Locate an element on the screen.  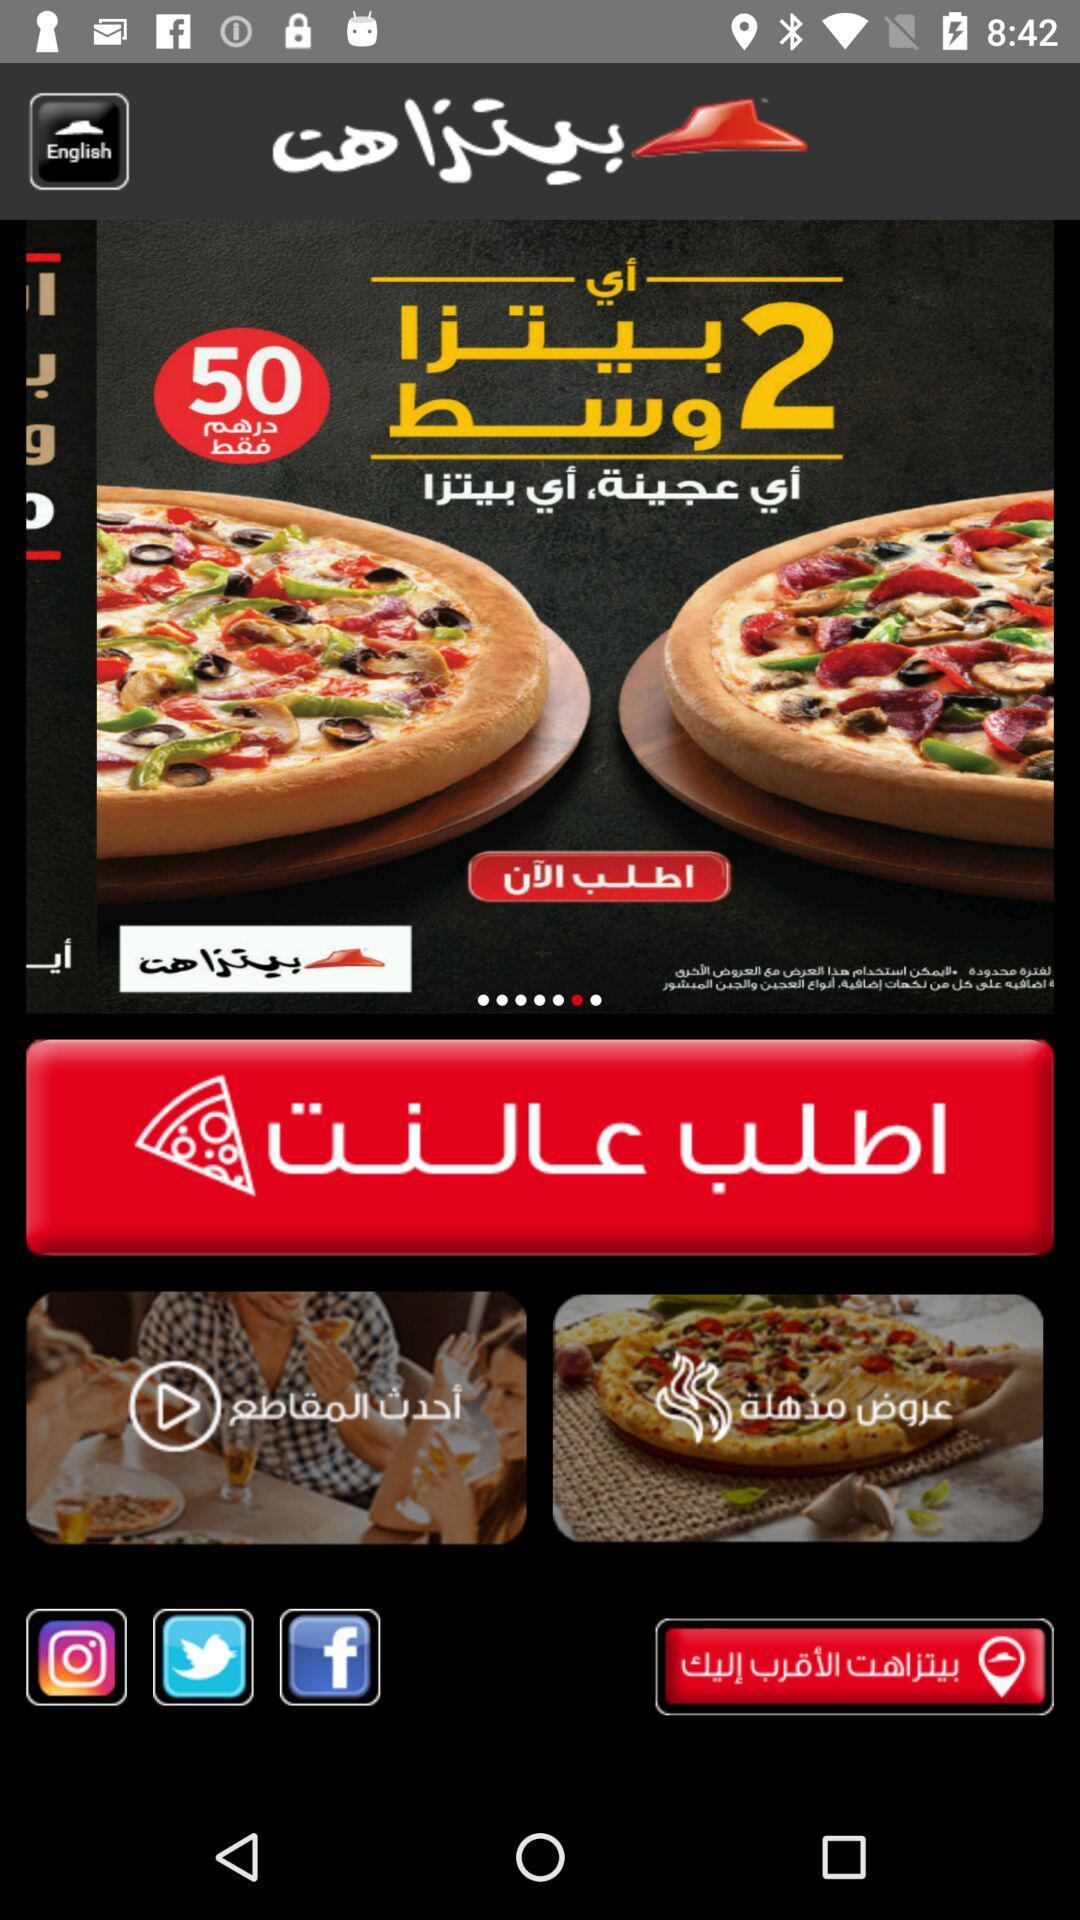
next queued image is located at coordinates (577, 1000).